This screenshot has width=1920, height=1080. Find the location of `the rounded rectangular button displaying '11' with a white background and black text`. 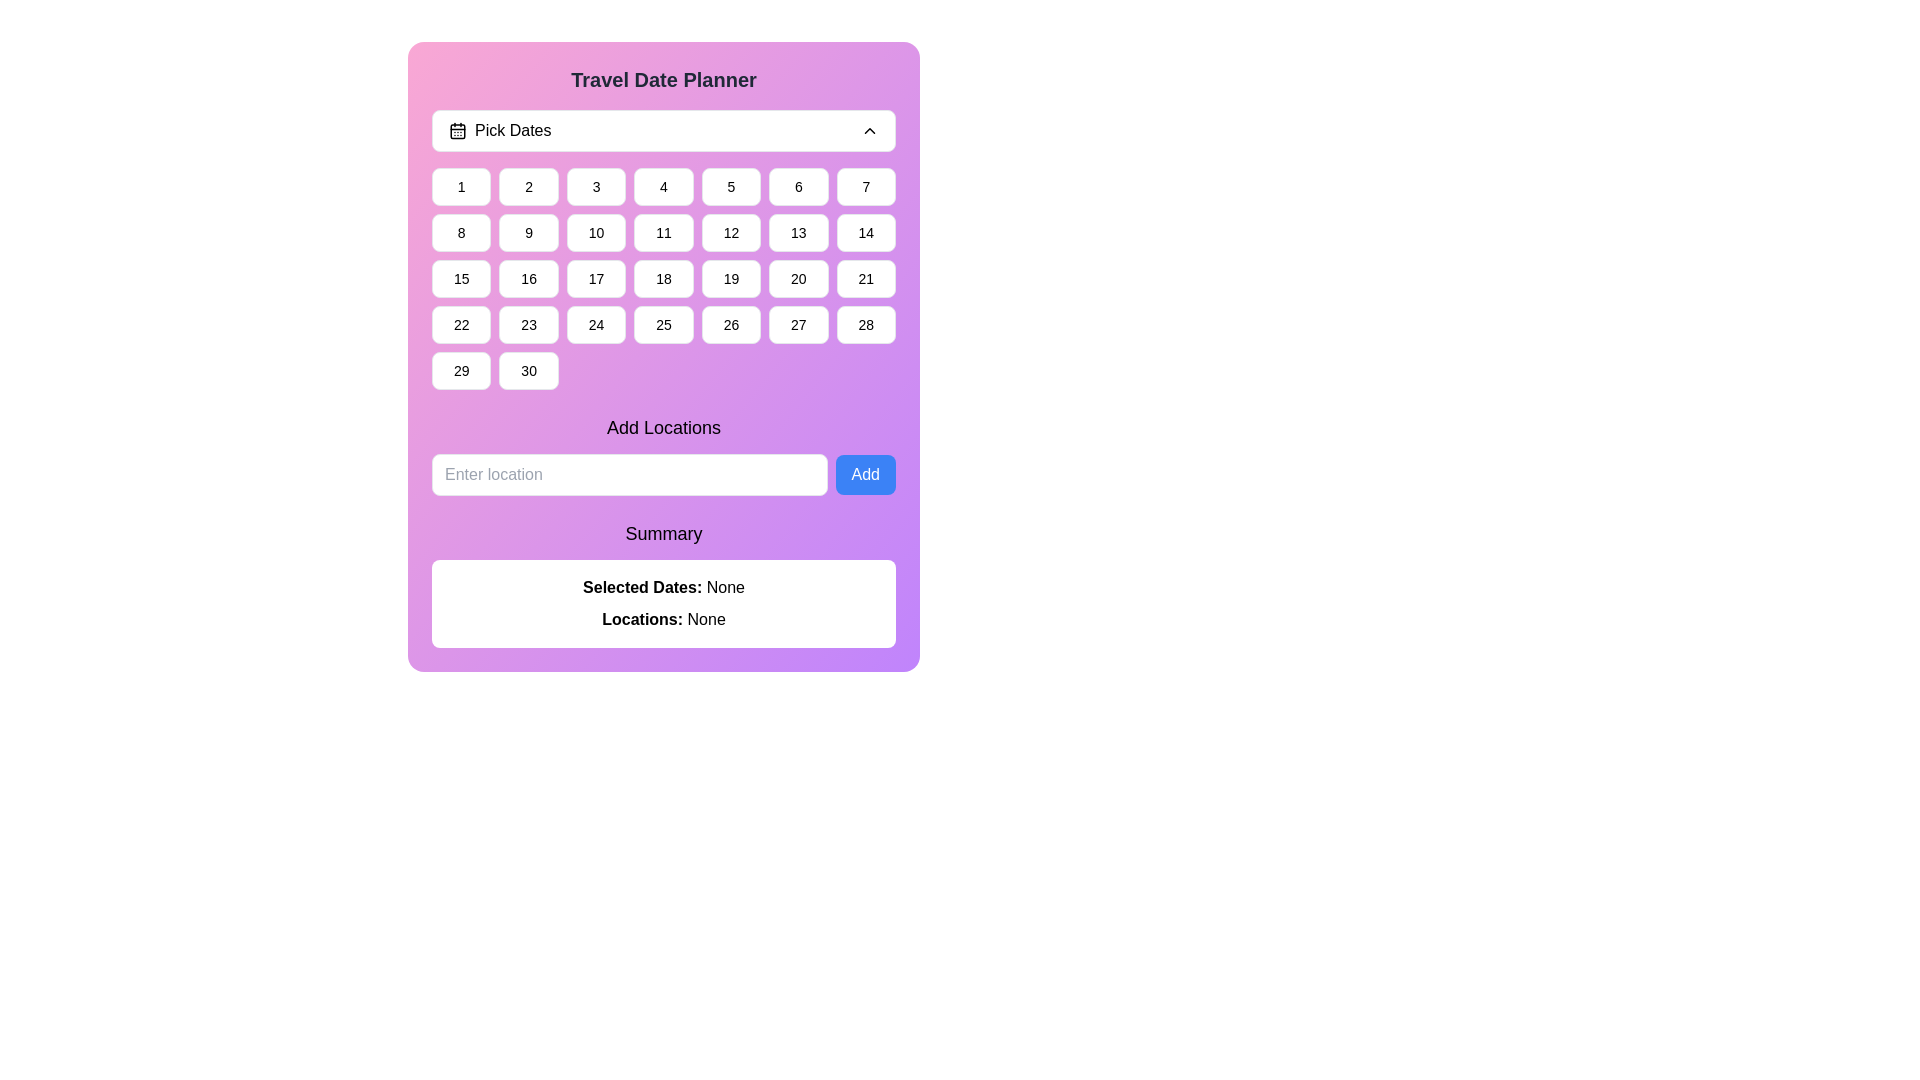

the rounded rectangular button displaying '11' with a white background and black text is located at coordinates (663, 231).